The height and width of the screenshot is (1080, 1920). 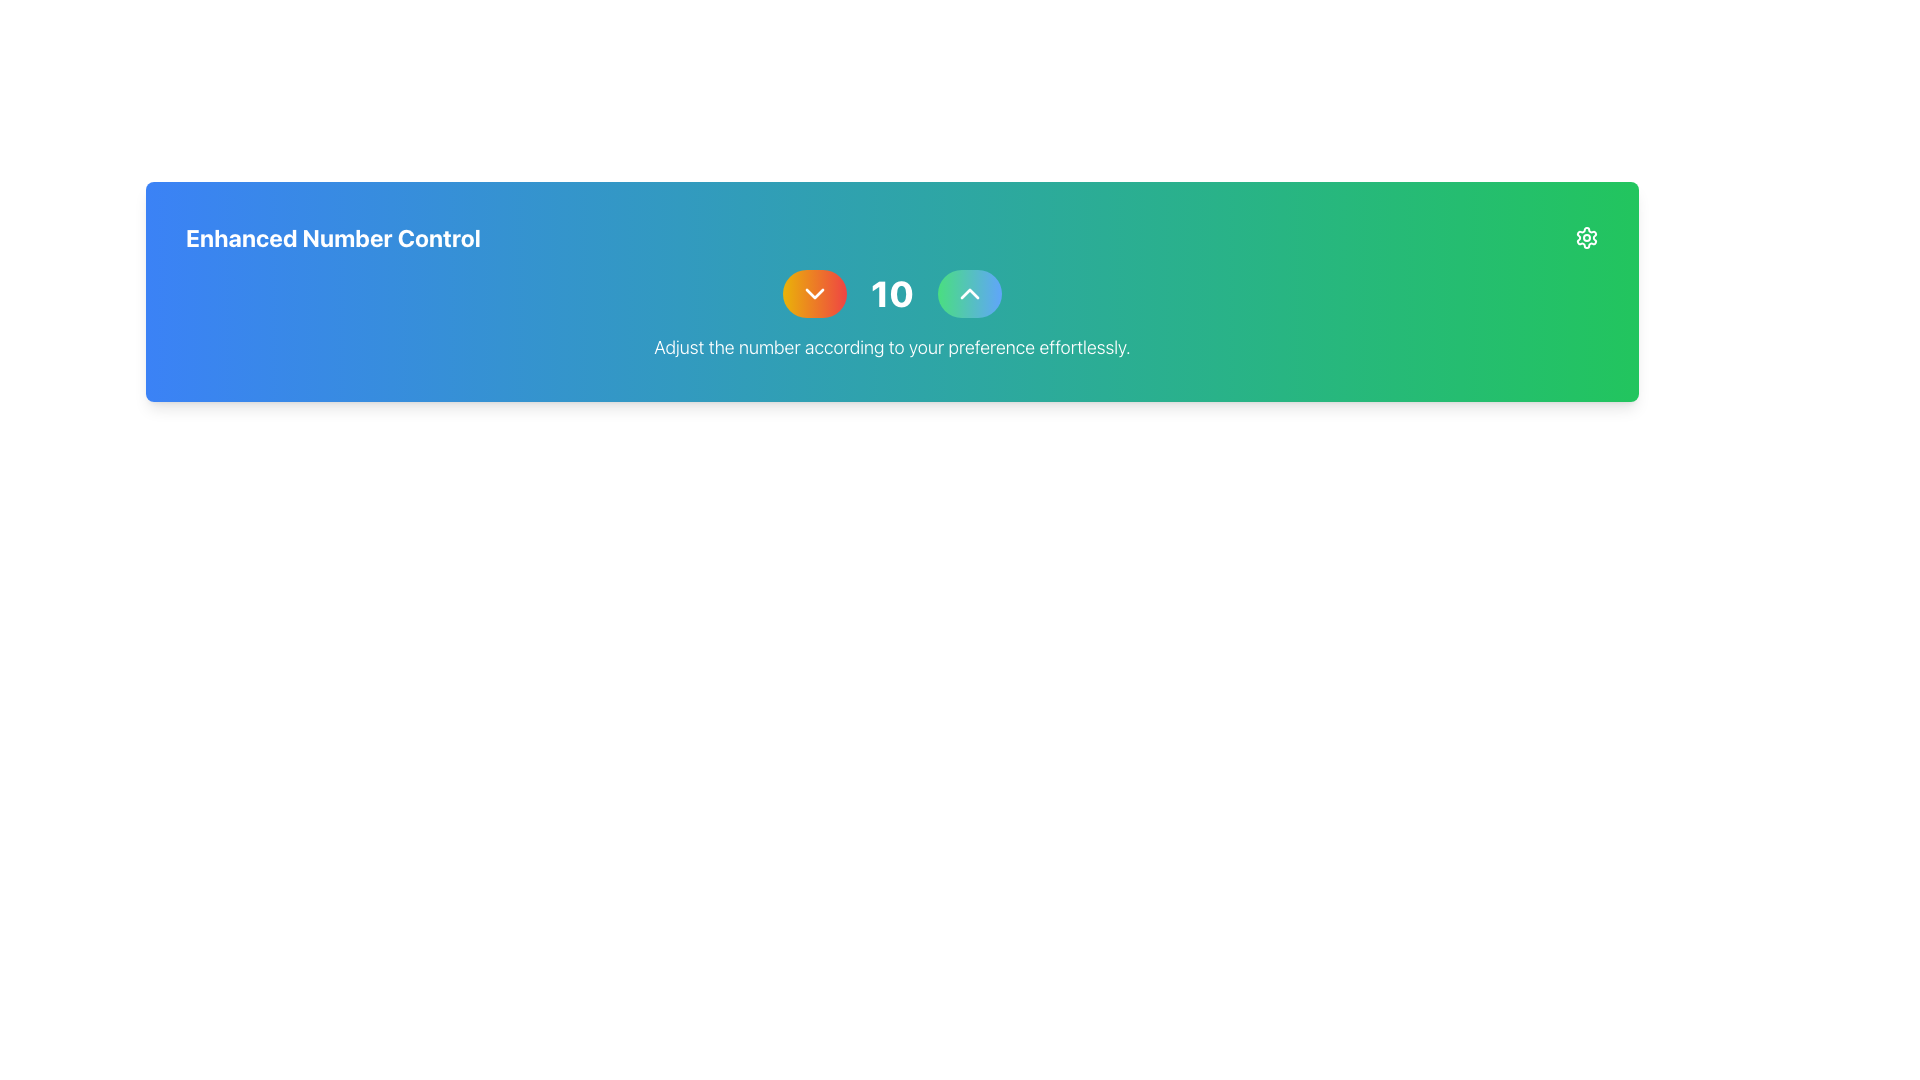 I want to click on the Text Label that displays a numeric value, located at the center of a group of elements with buttons on either side, so click(x=891, y=293).